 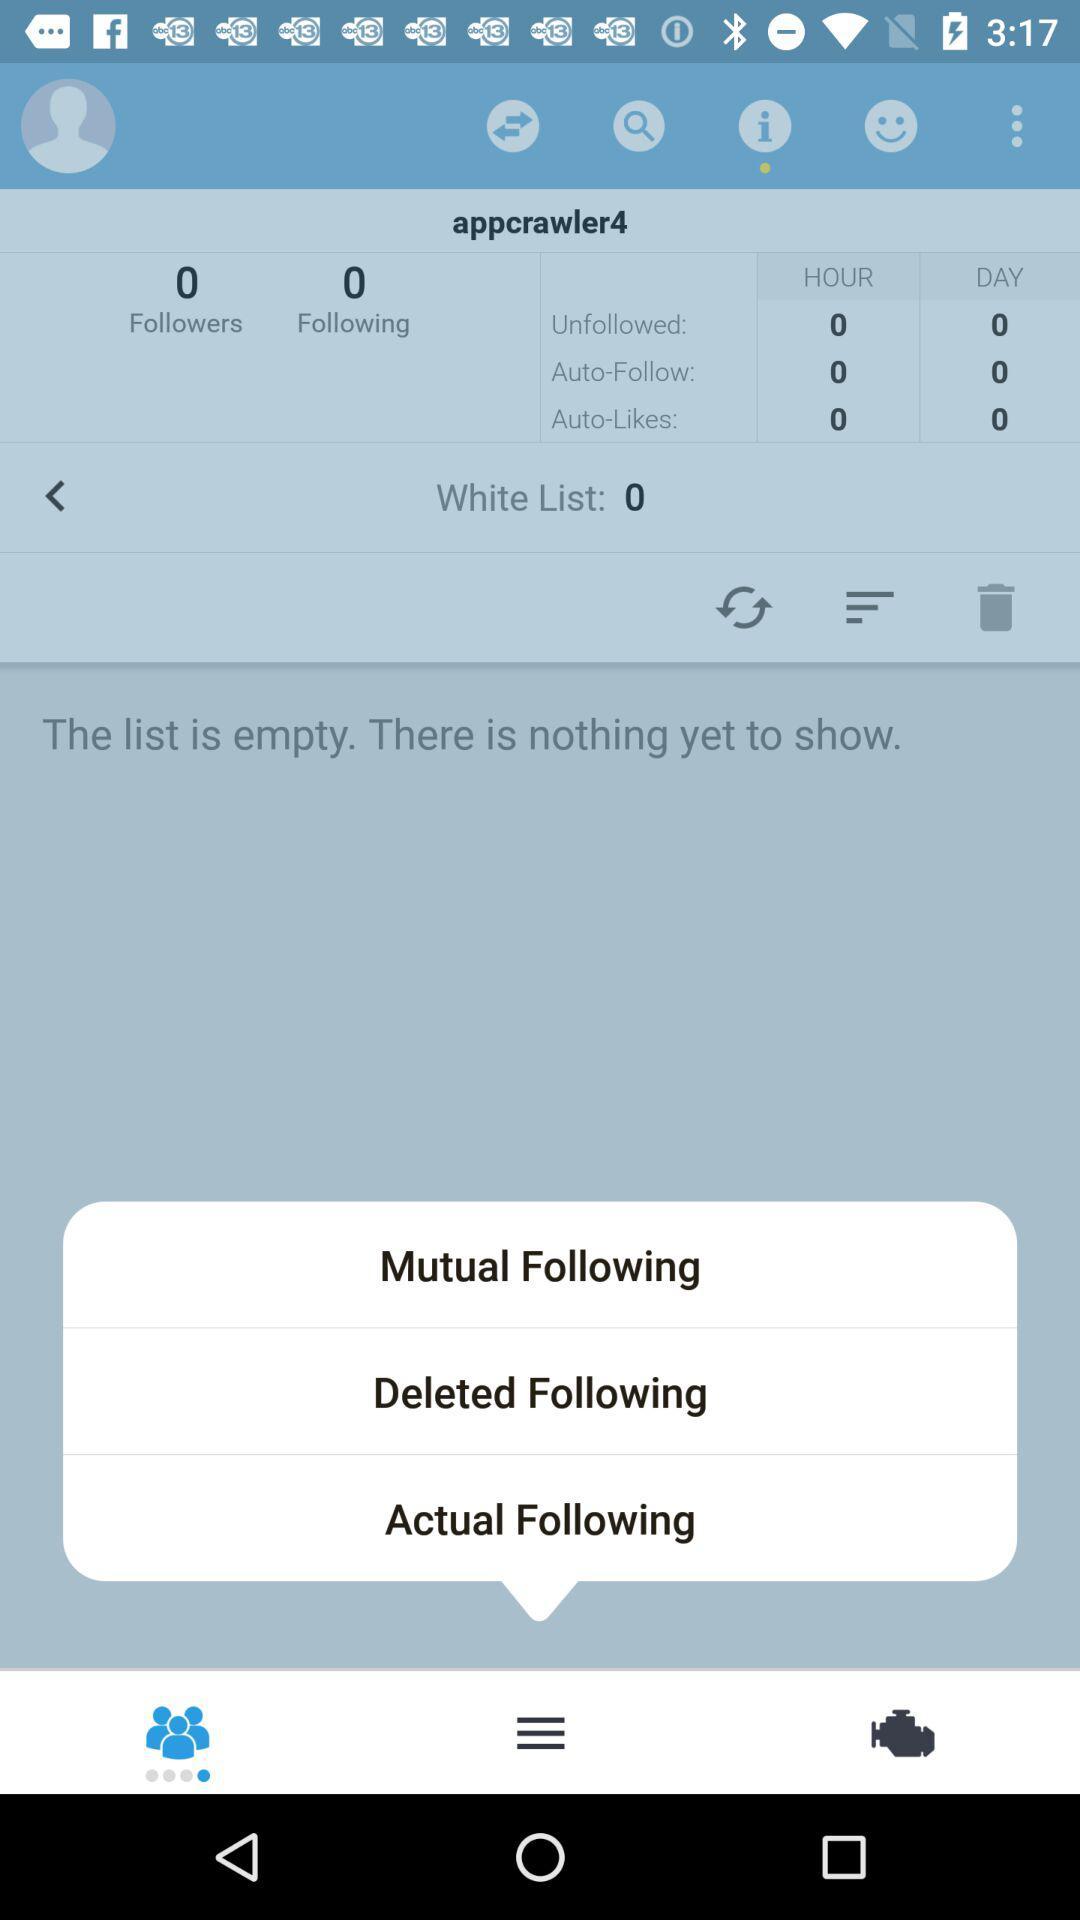 I want to click on your profile, so click(x=67, y=124).